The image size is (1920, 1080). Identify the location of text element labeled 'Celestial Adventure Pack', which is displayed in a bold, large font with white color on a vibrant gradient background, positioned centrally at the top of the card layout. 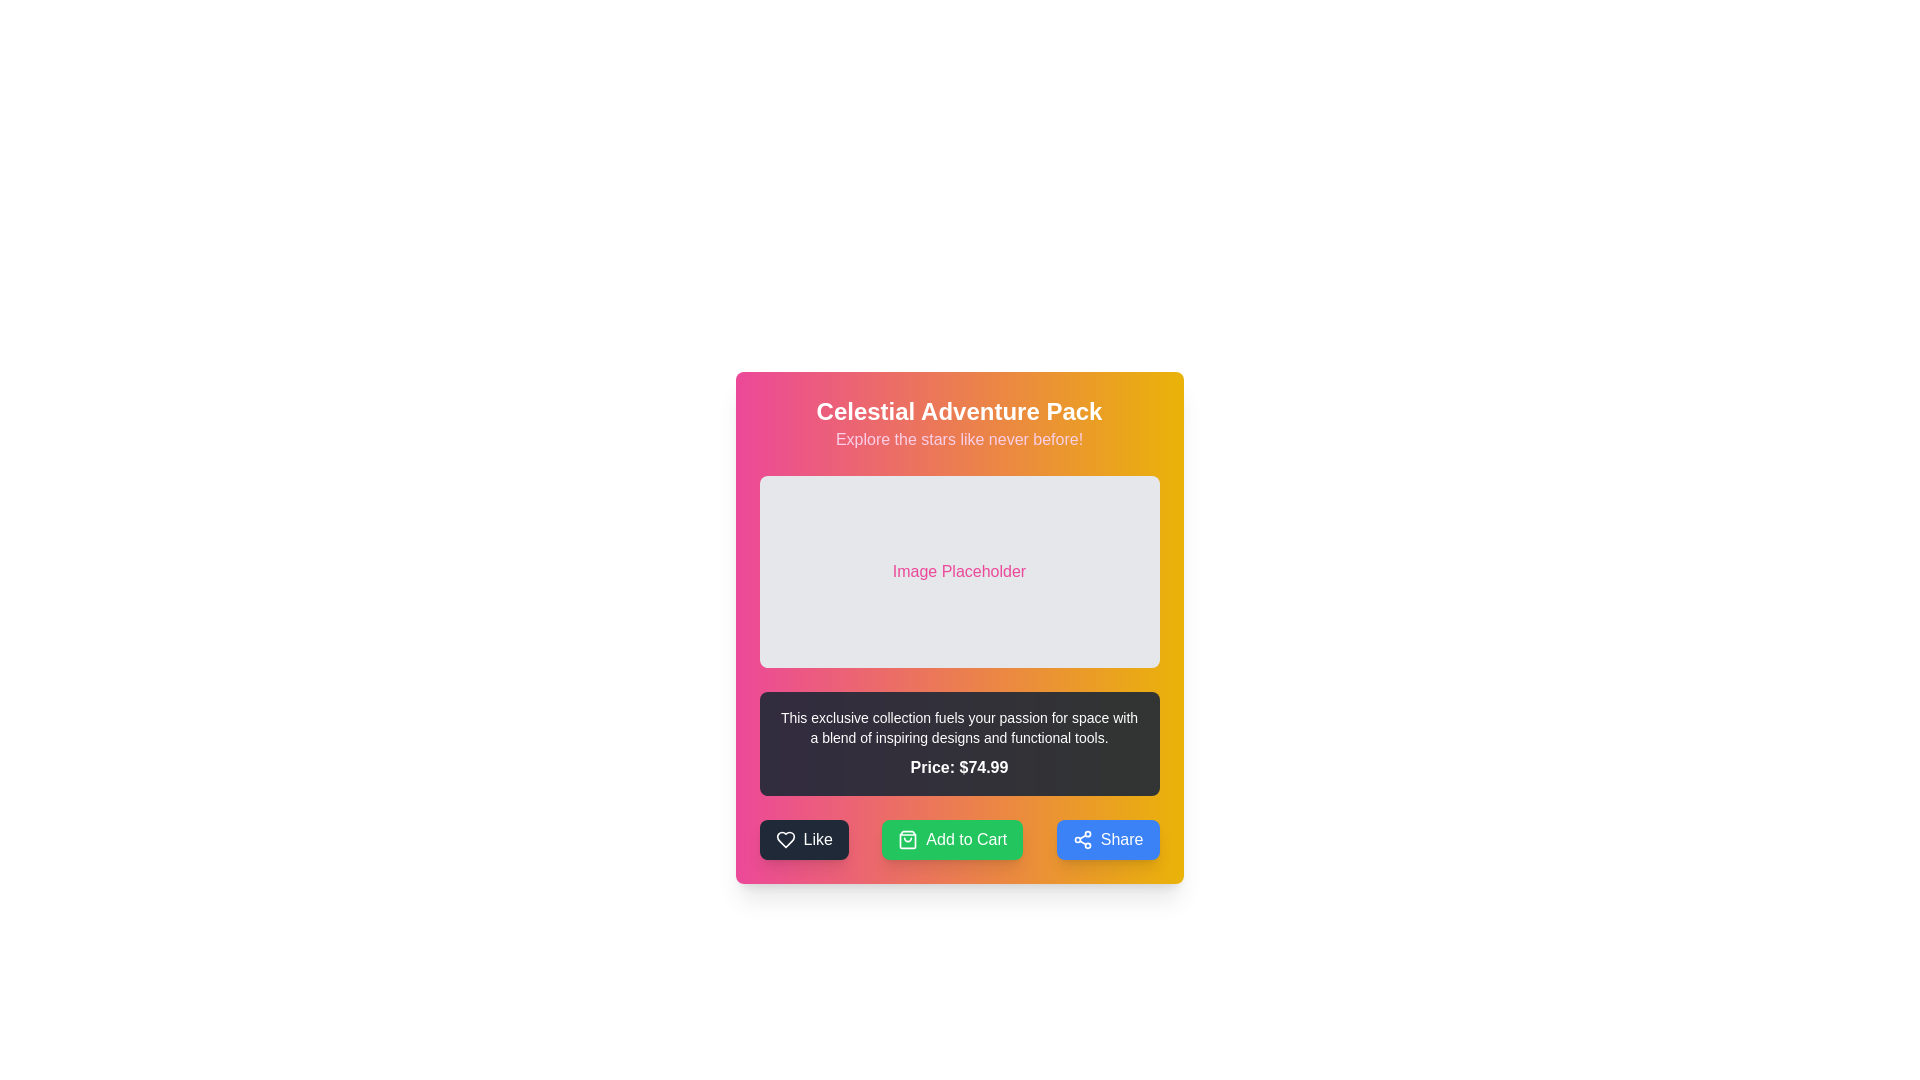
(958, 411).